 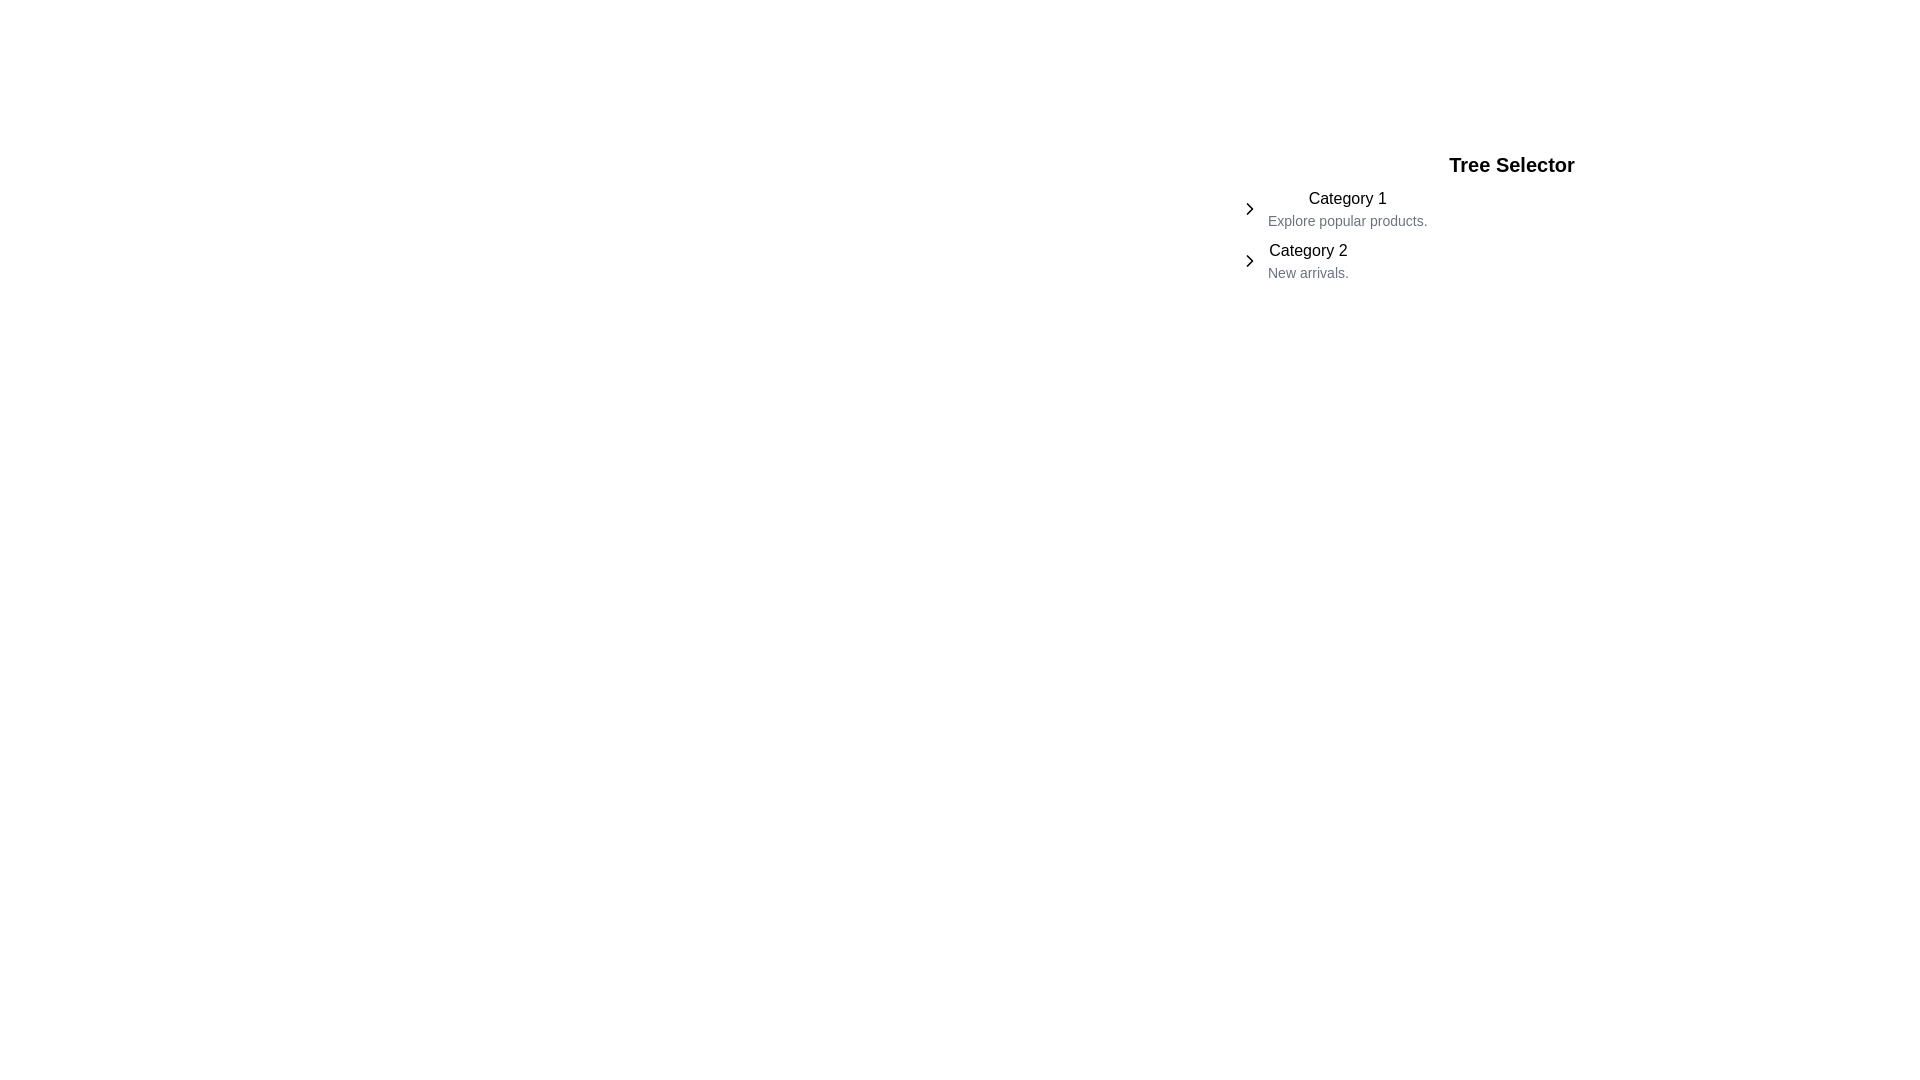 I want to click on the text element that reads 'Category 2', which is styled with medium font weight and is positioned below 'Category 1', so click(x=1308, y=249).